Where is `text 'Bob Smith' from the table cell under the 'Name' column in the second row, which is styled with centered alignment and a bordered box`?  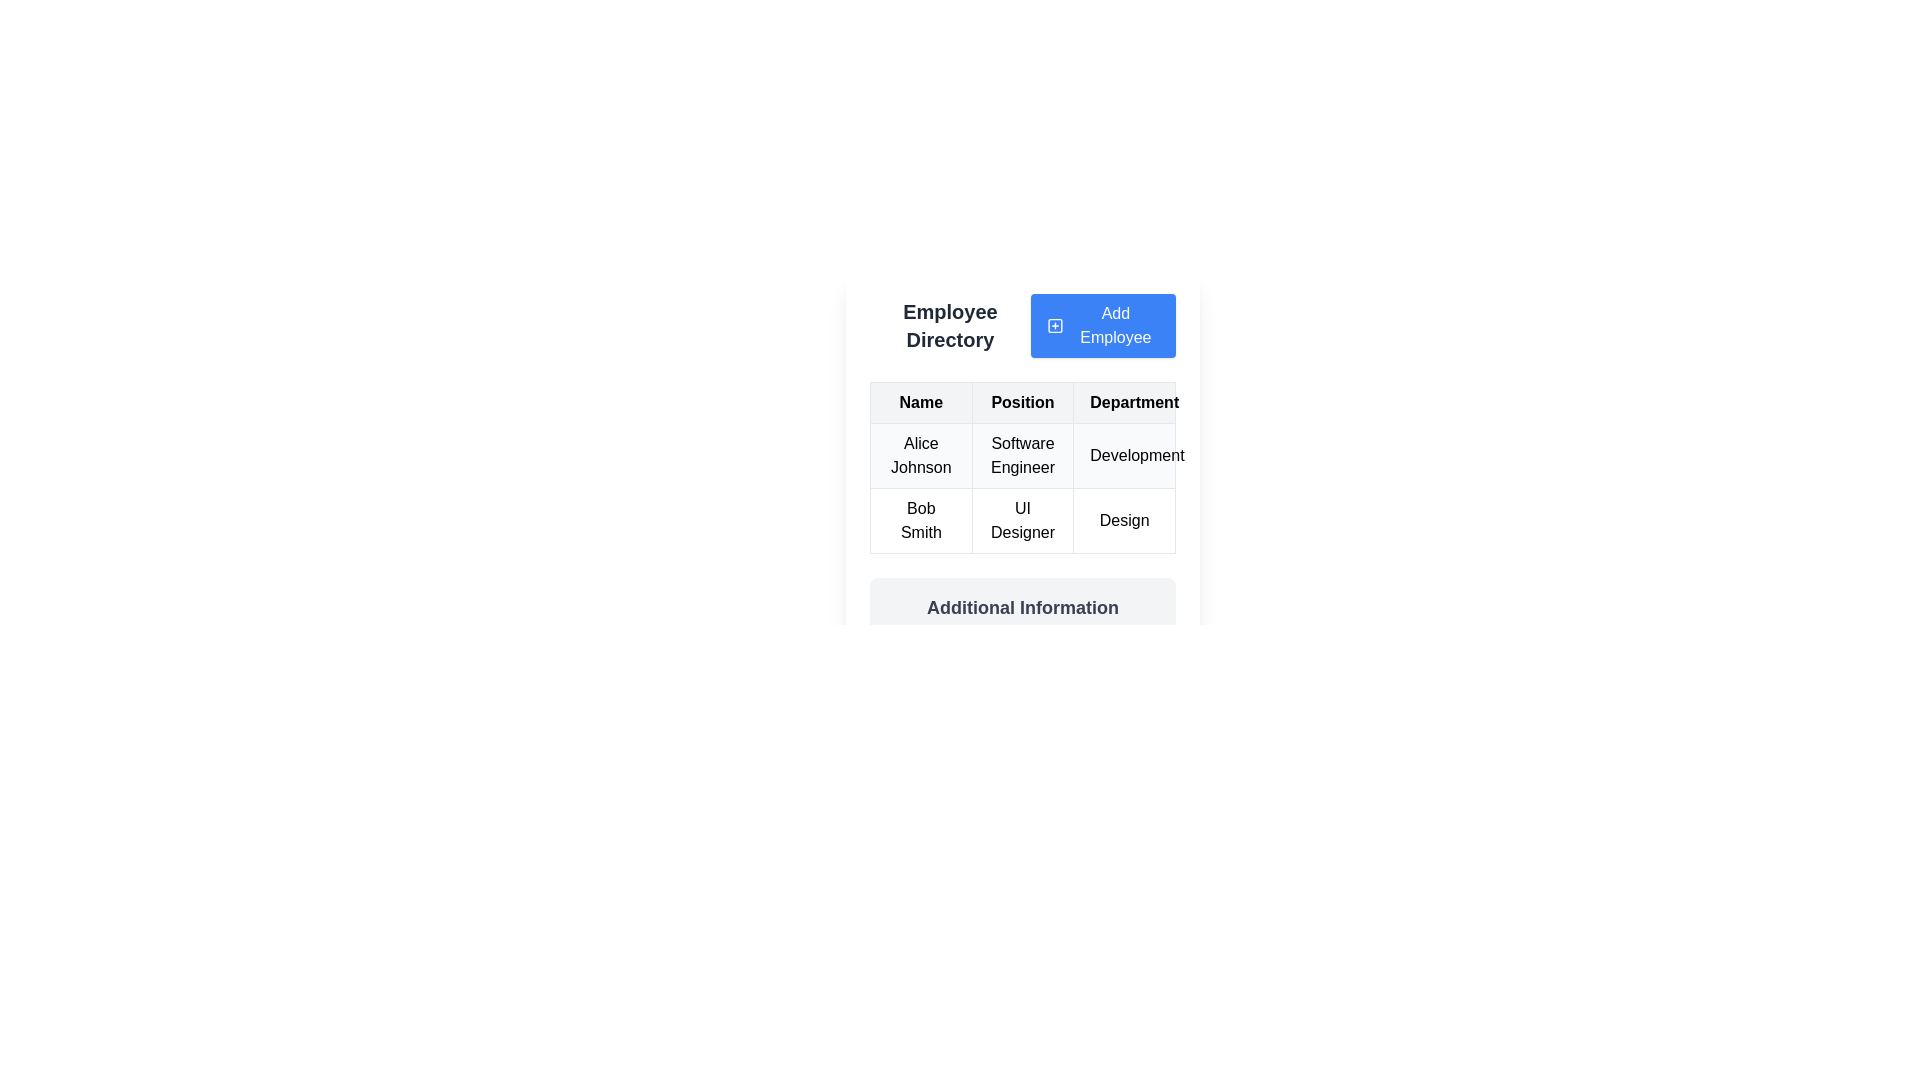
text 'Bob Smith' from the table cell under the 'Name' column in the second row, which is styled with centered alignment and a bordered box is located at coordinates (920, 519).